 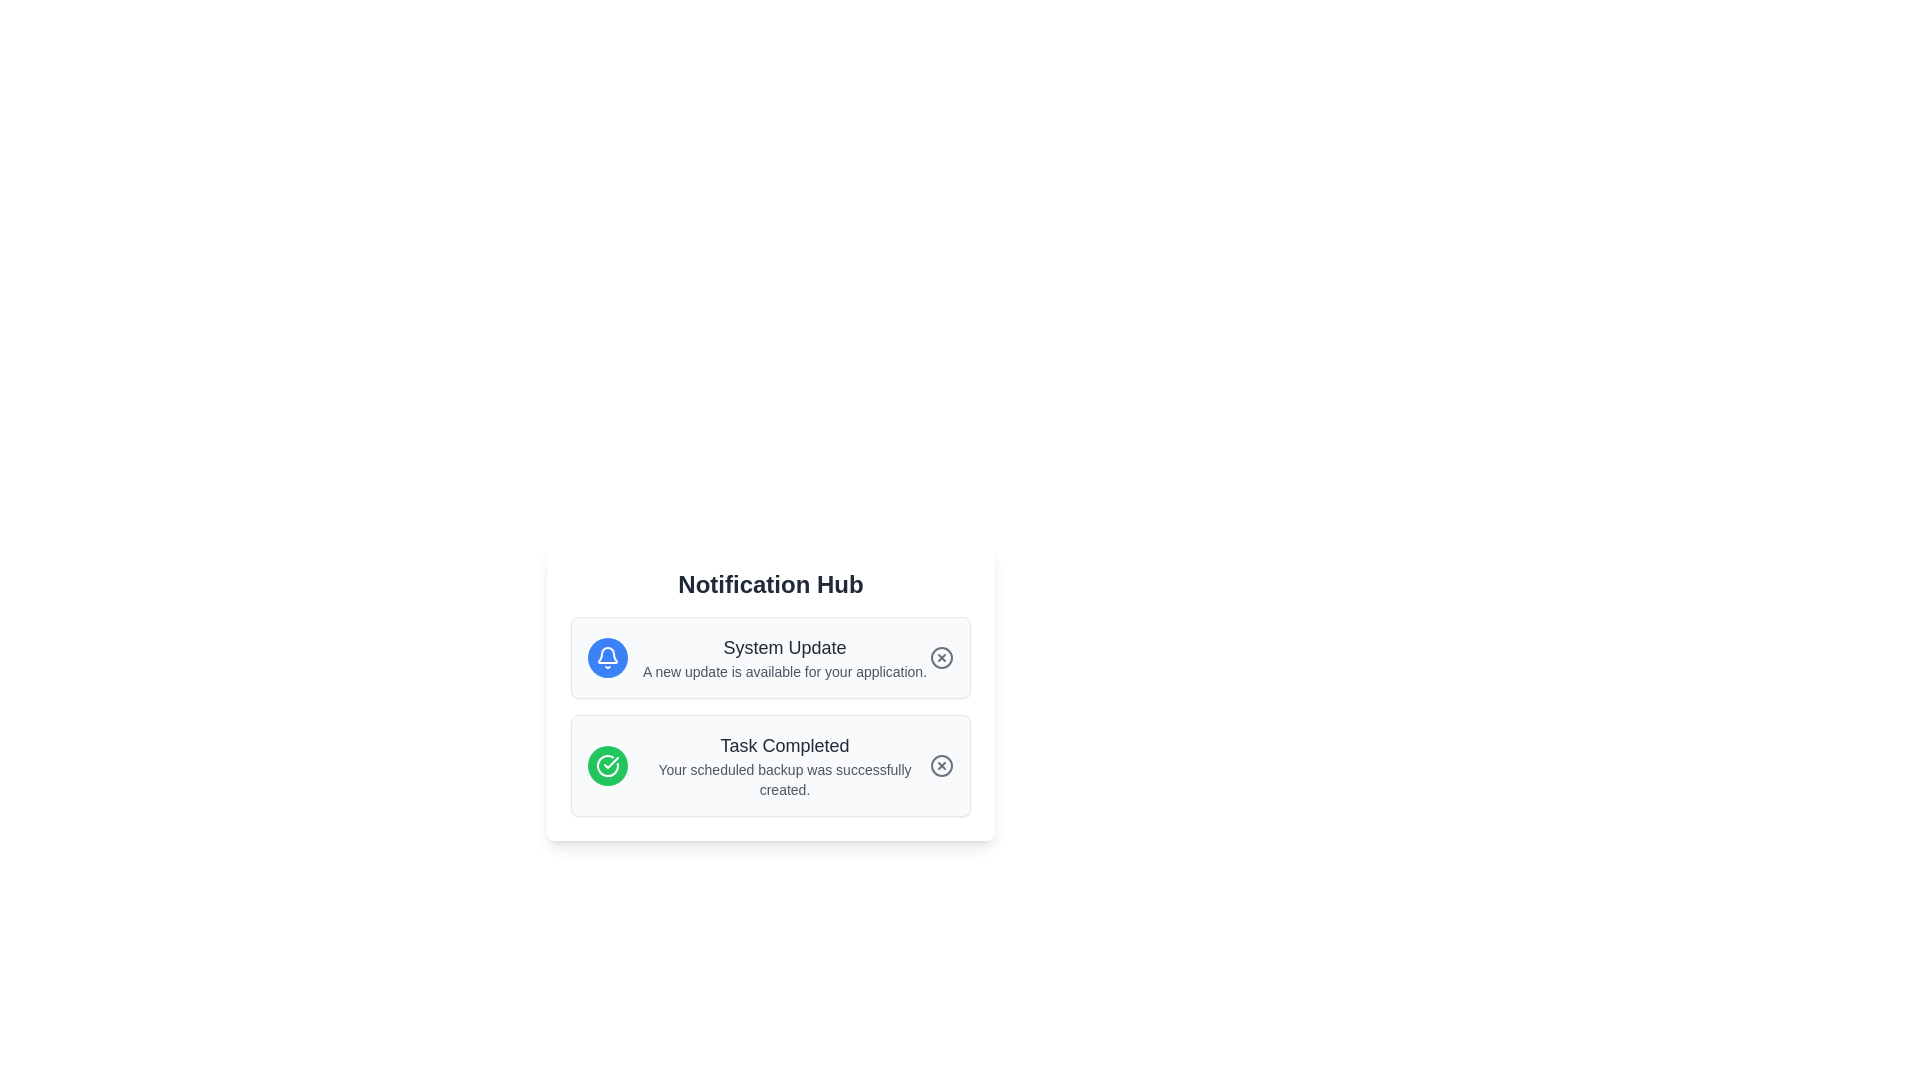 What do you see at coordinates (784, 778) in the screenshot?
I see `text label displaying 'Your scheduled backup was successfully created.' located beneath the 'Task Completed' headline in the notification card` at bounding box center [784, 778].